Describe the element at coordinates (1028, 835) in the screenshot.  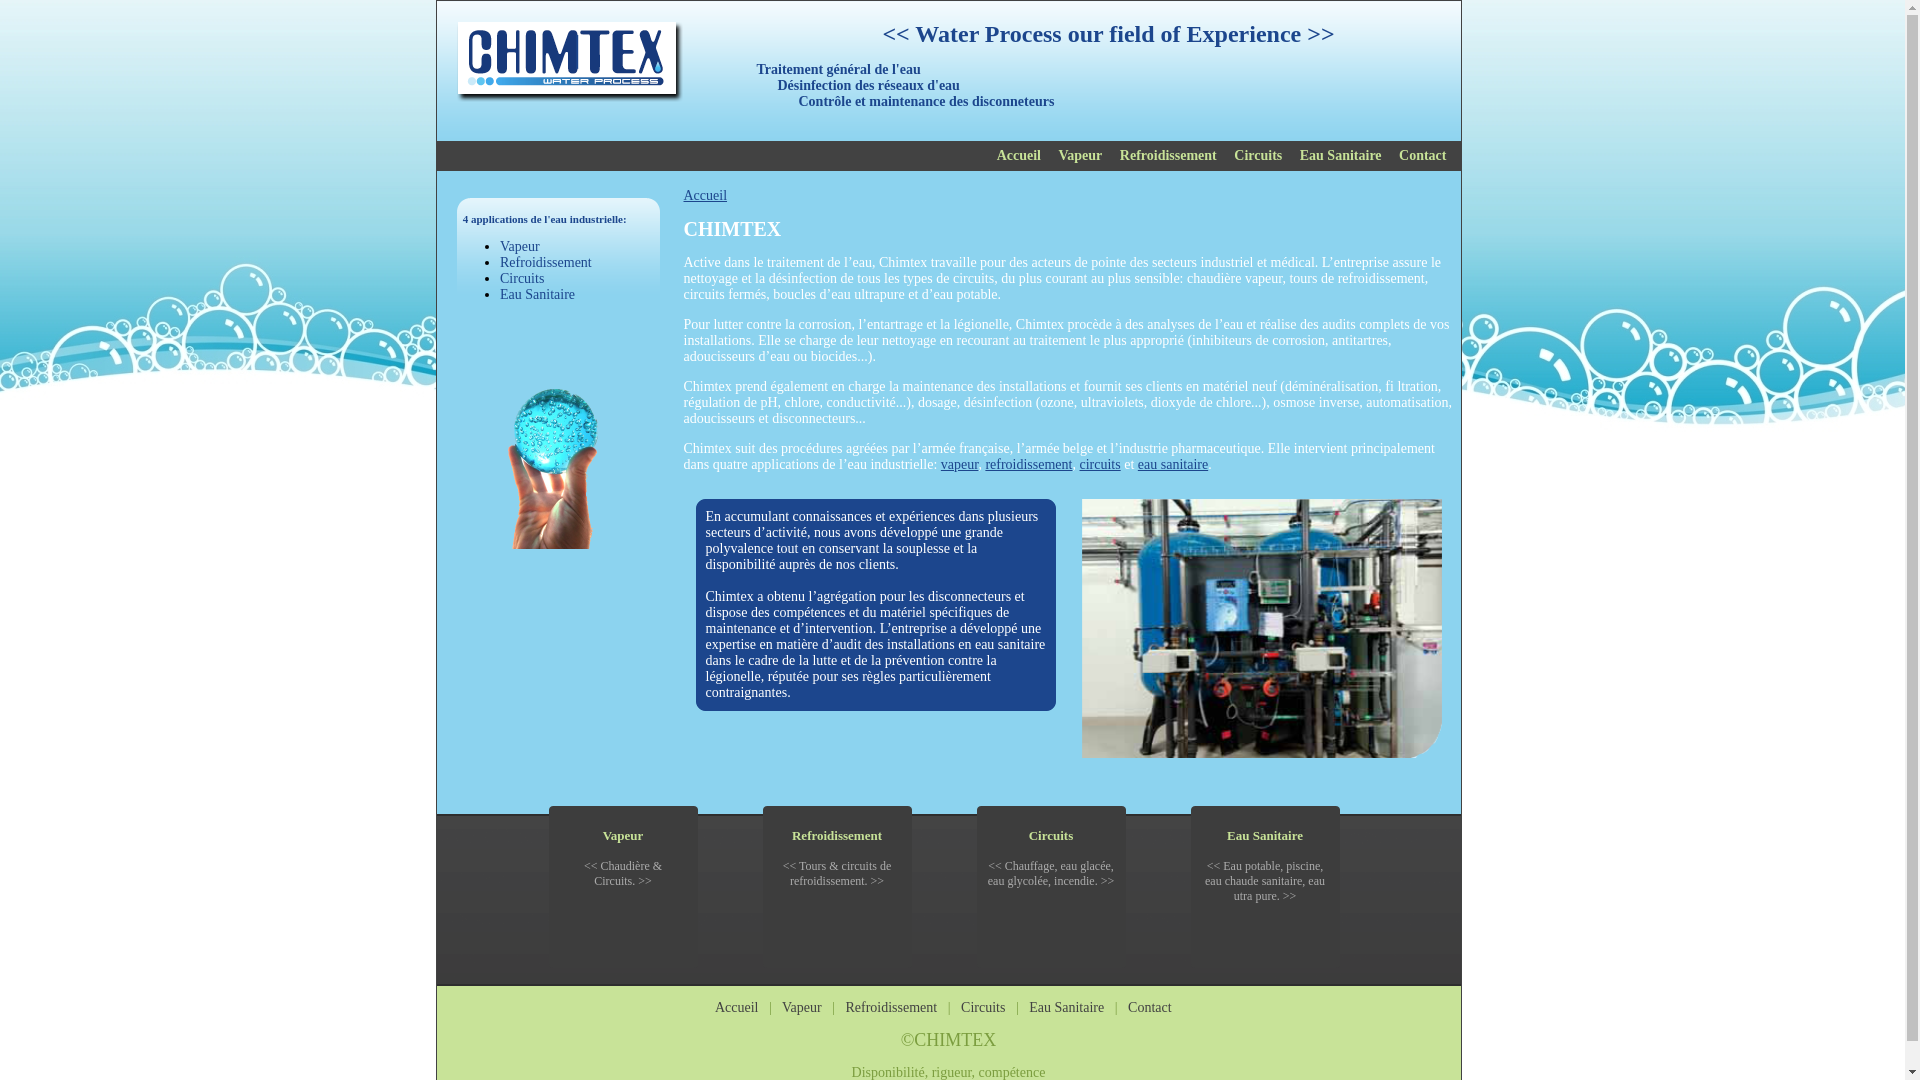
I see `'Circuits'` at that location.